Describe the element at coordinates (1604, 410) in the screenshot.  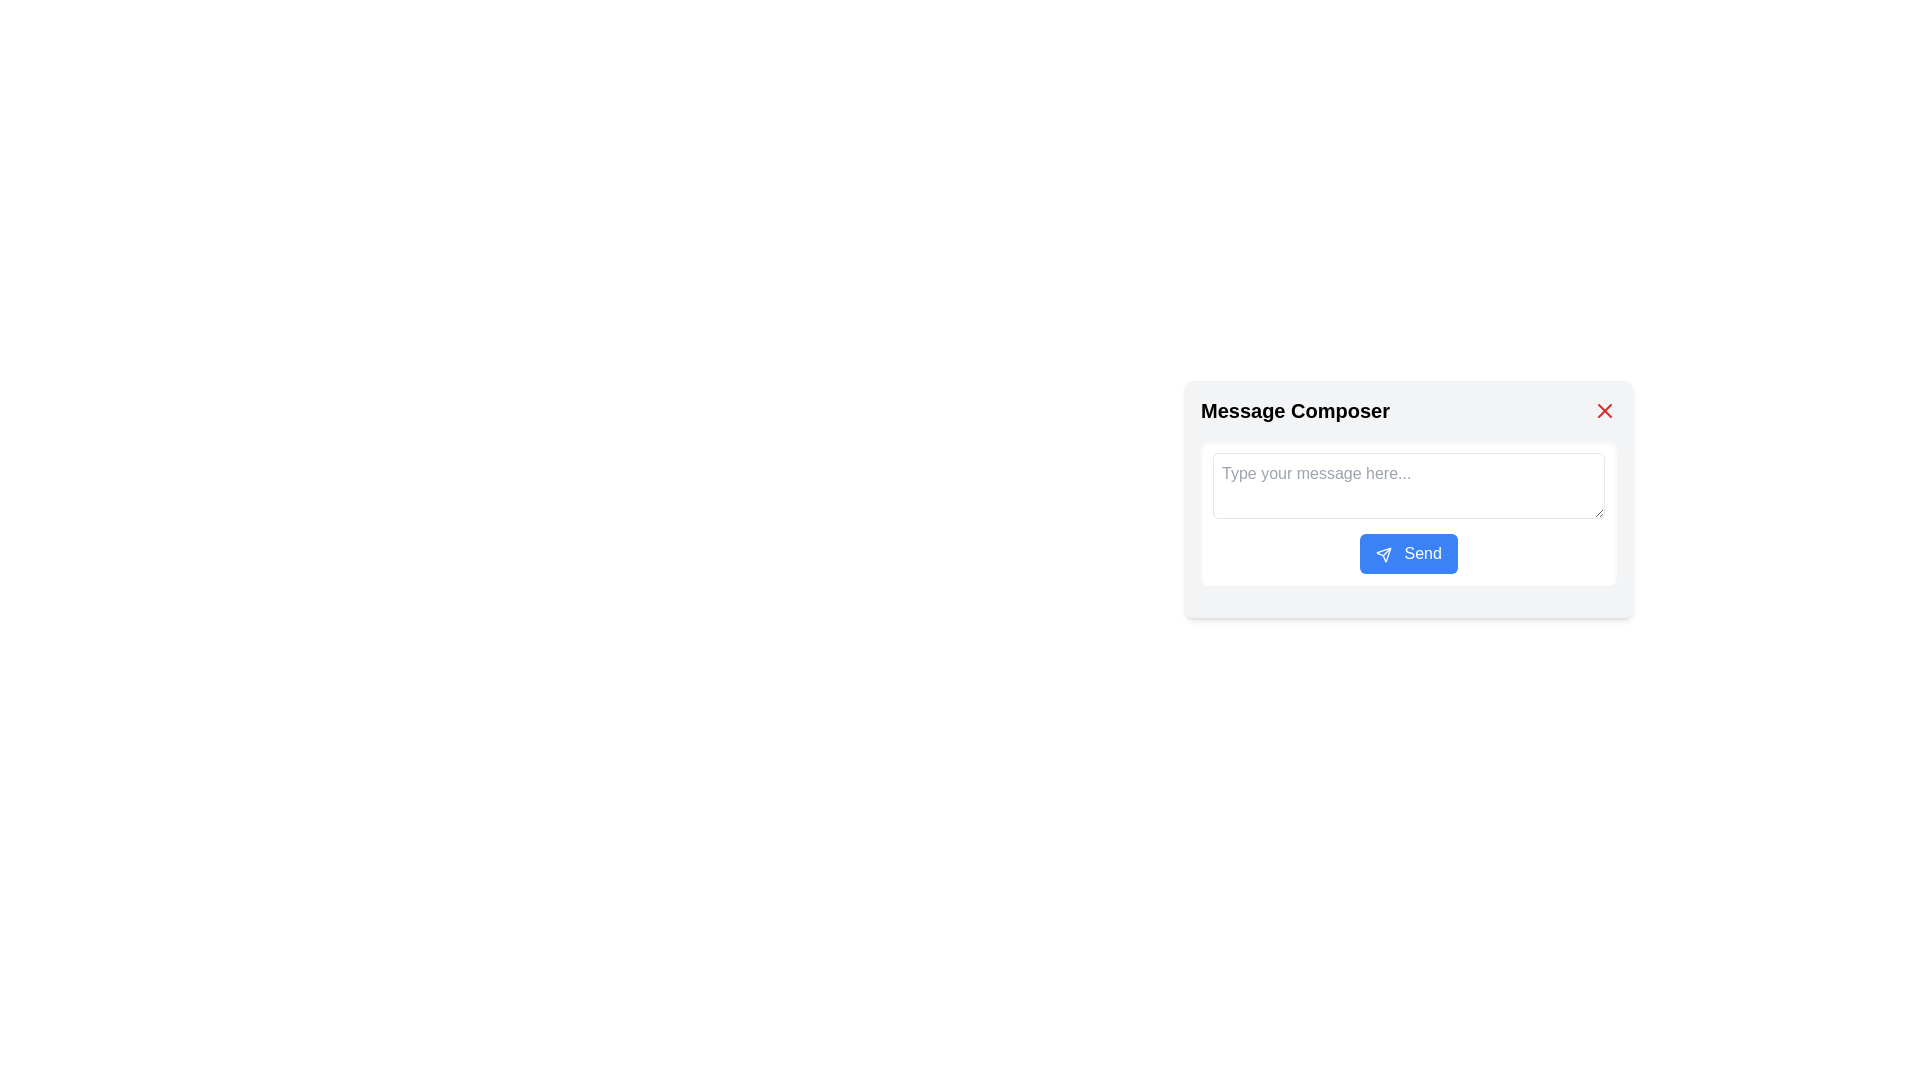
I see `the close button located in the top-right corner of the 'Message Composer' dialog` at that location.